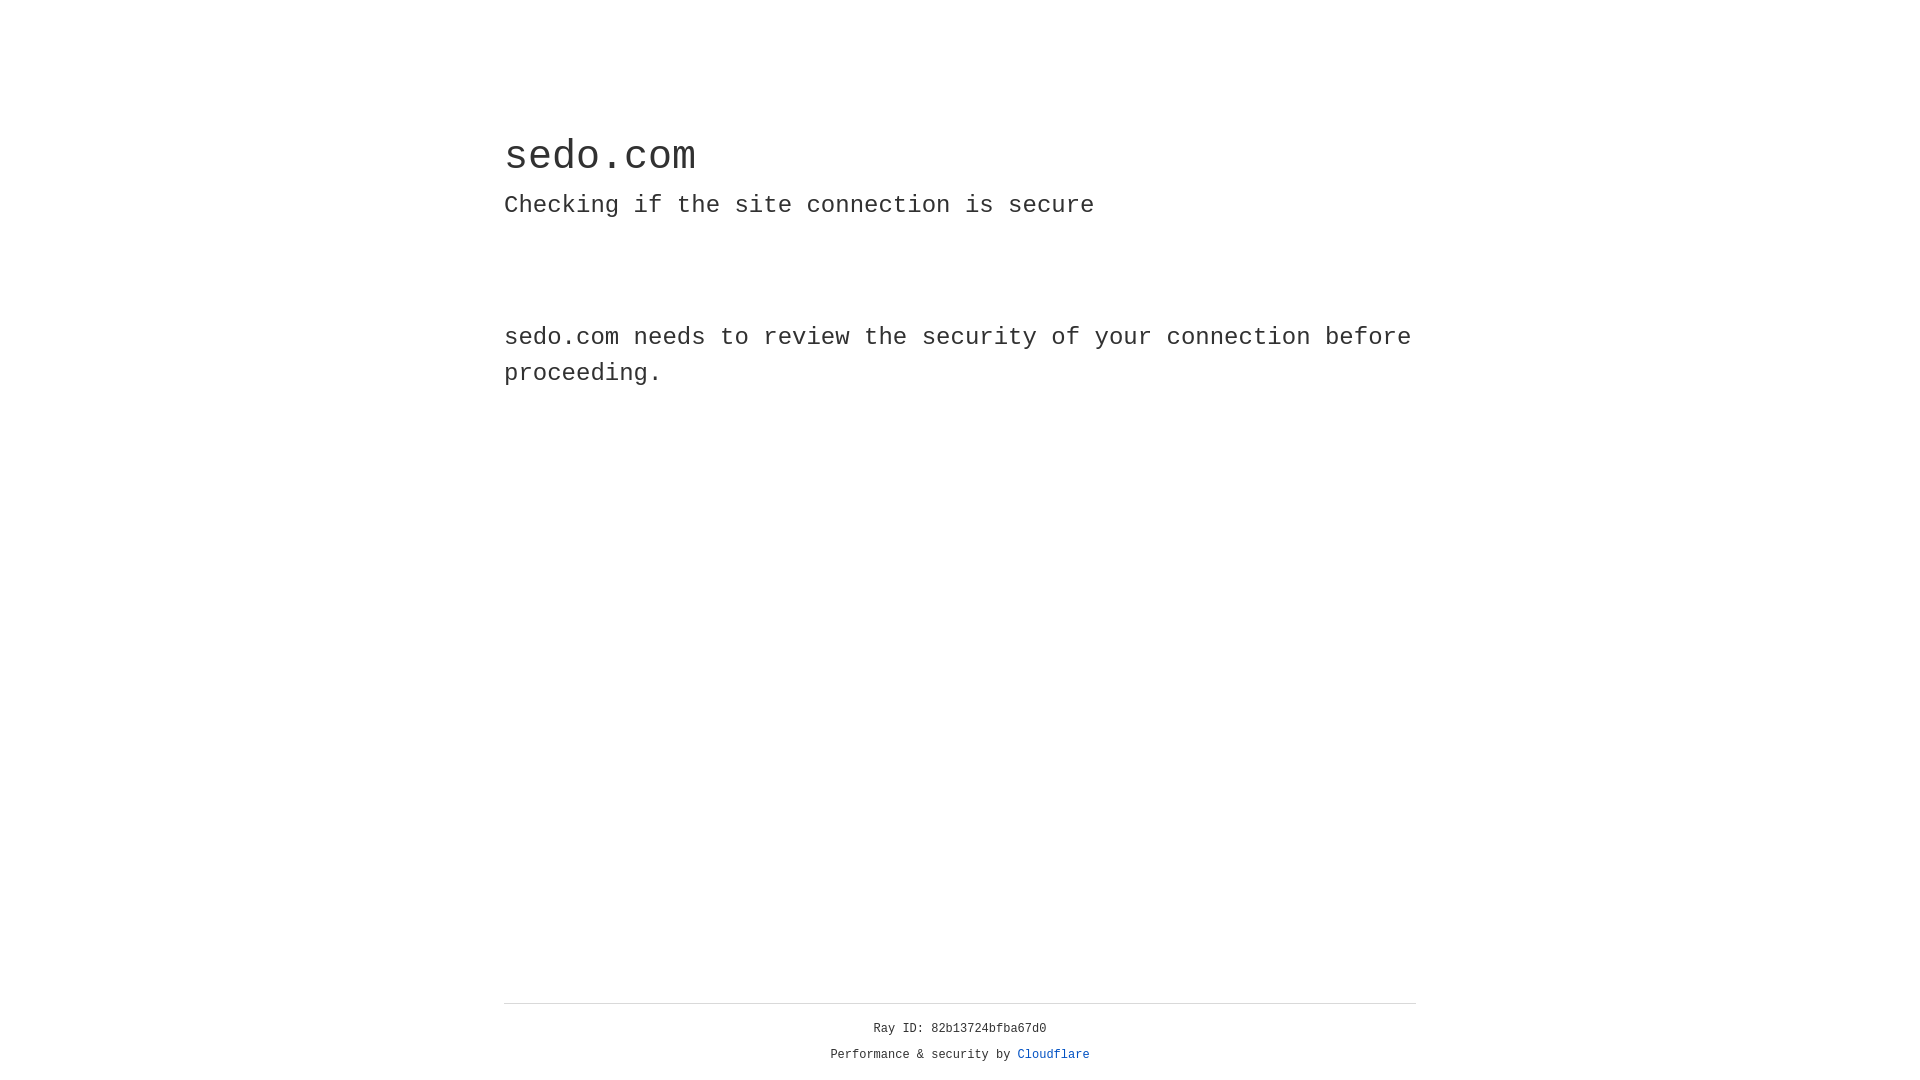  Describe the element at coordinates (1053, 1054) in the screenshot. I see `'Cloudflare'` at that location.